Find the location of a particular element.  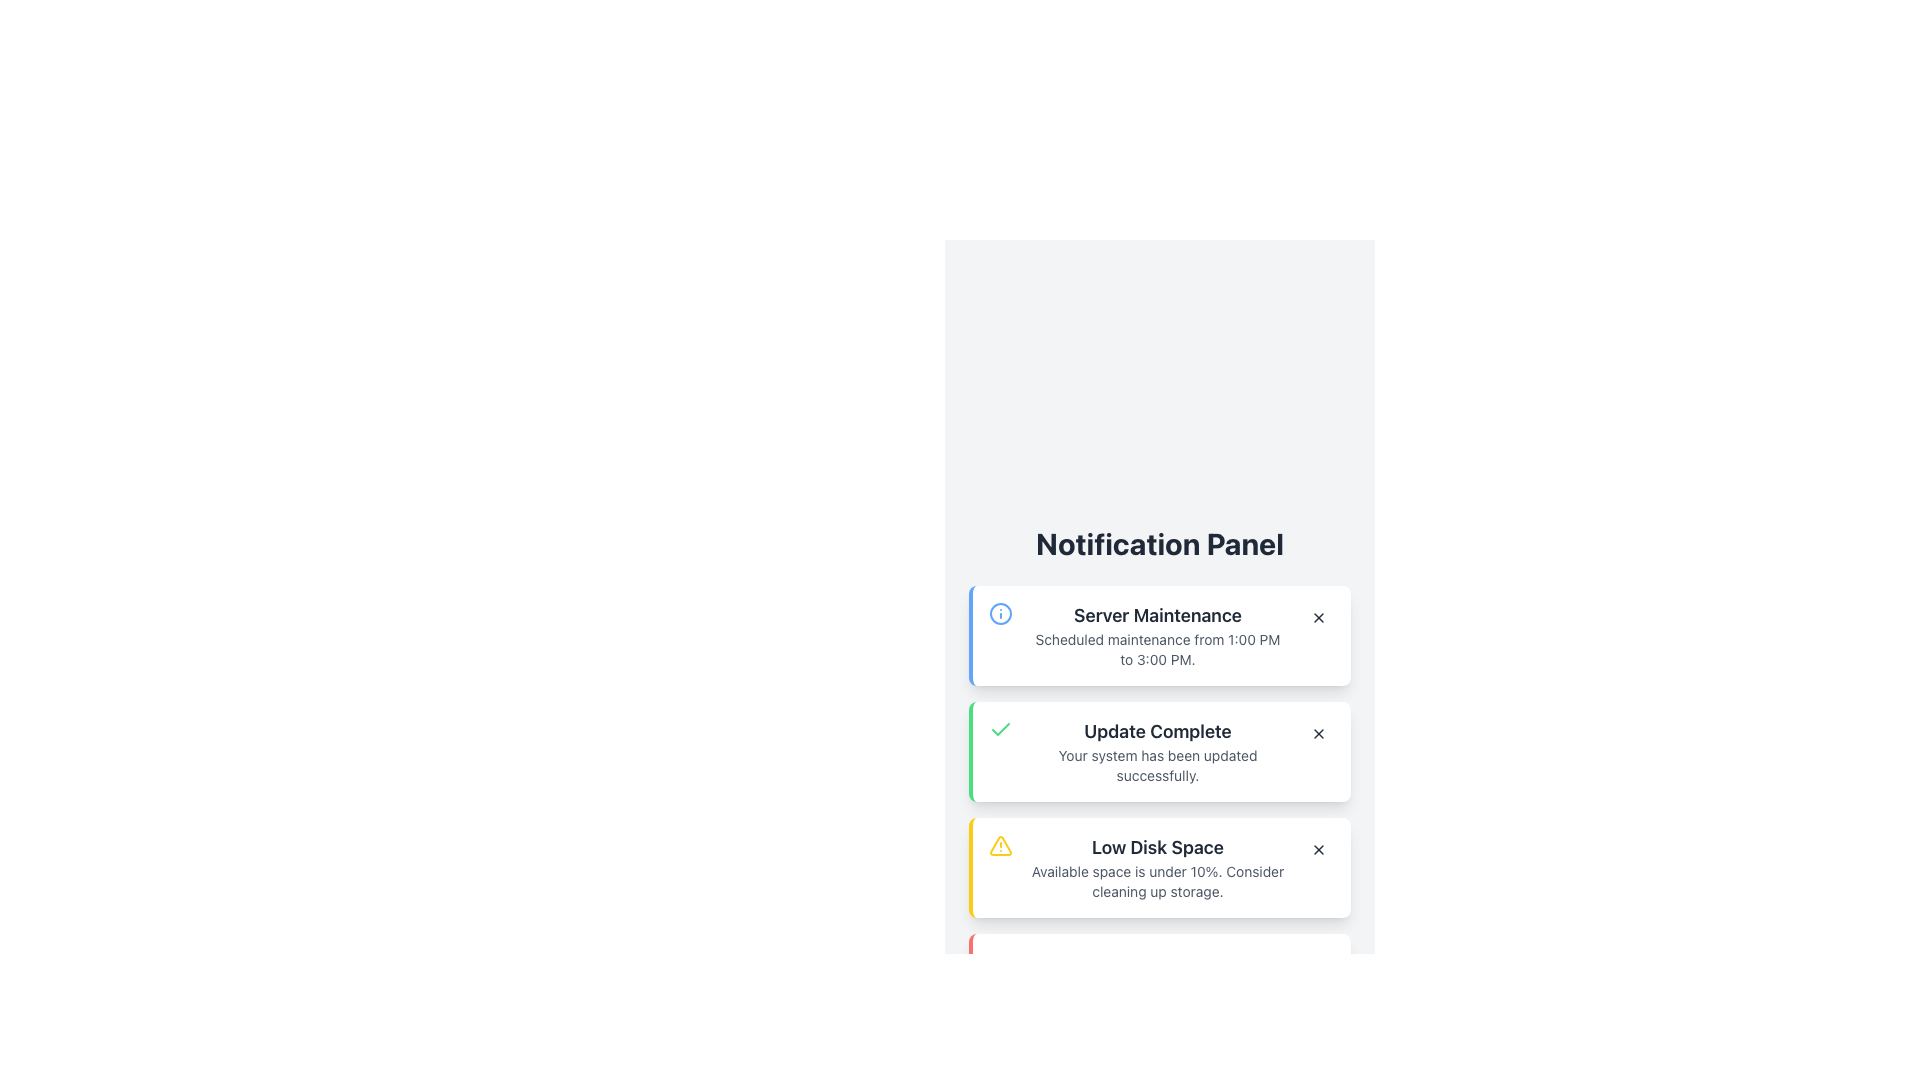

the circular button with an 'X' icon, located to the right of the 'Low Disk Space' notification in the notification panel is located at coordinates (1319, 849).